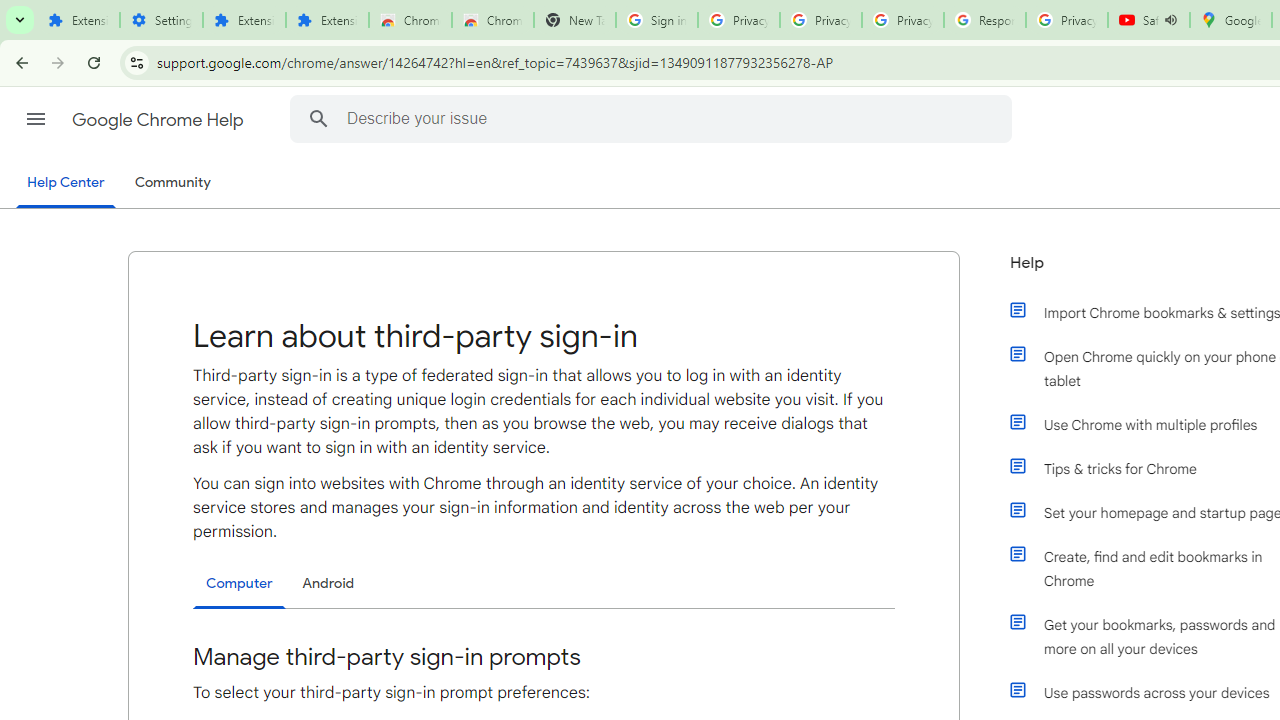  I want to click on 'Chrome Web Store', so click(409, 20).